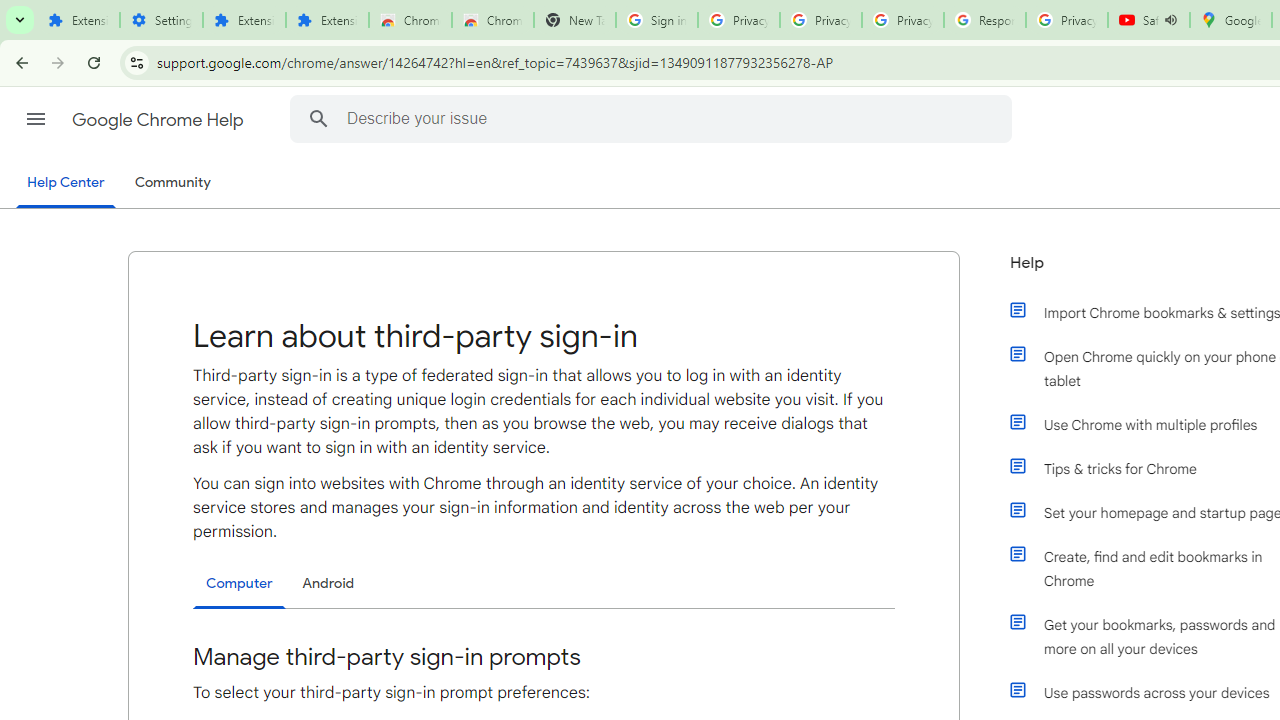  I want to click on 'Chrome Web Store', so click(409, 20).